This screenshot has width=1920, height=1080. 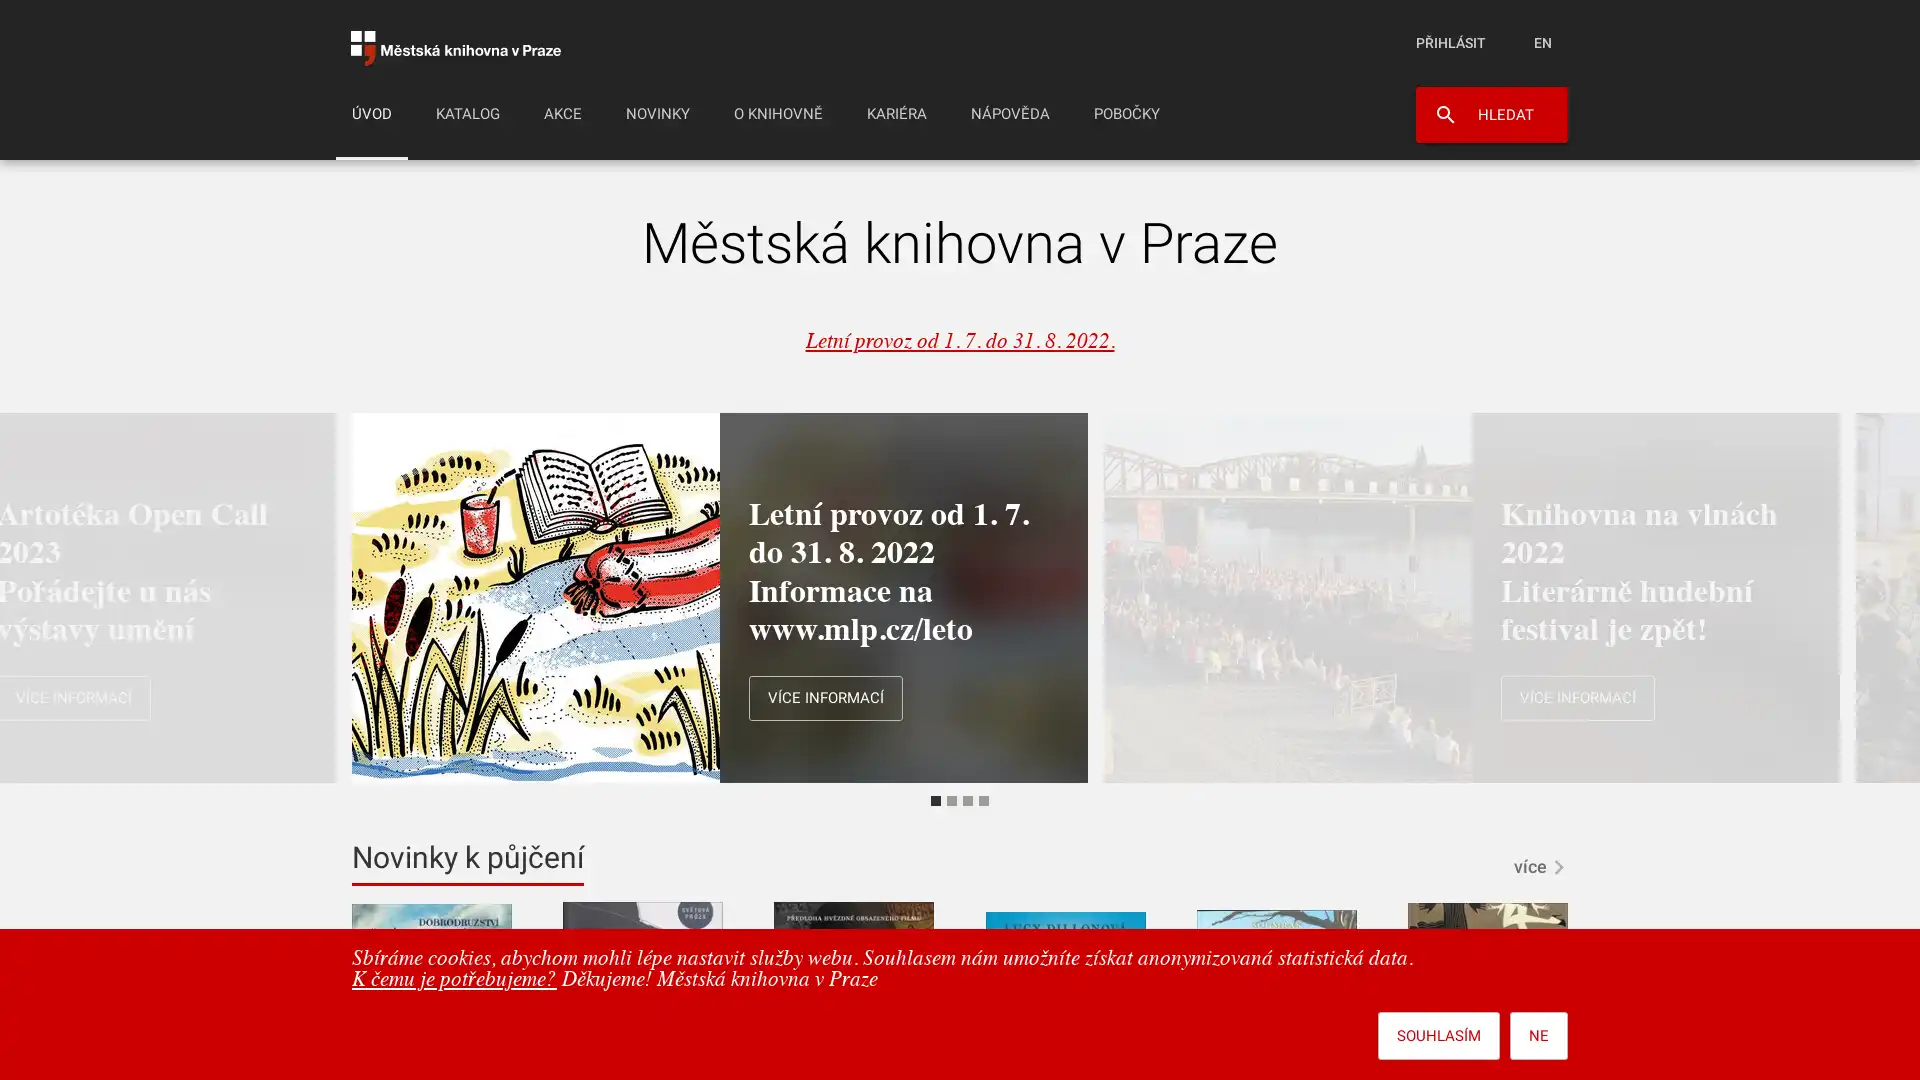 I want to click on SOUHLASIM, so click(x=1437, y=1035).